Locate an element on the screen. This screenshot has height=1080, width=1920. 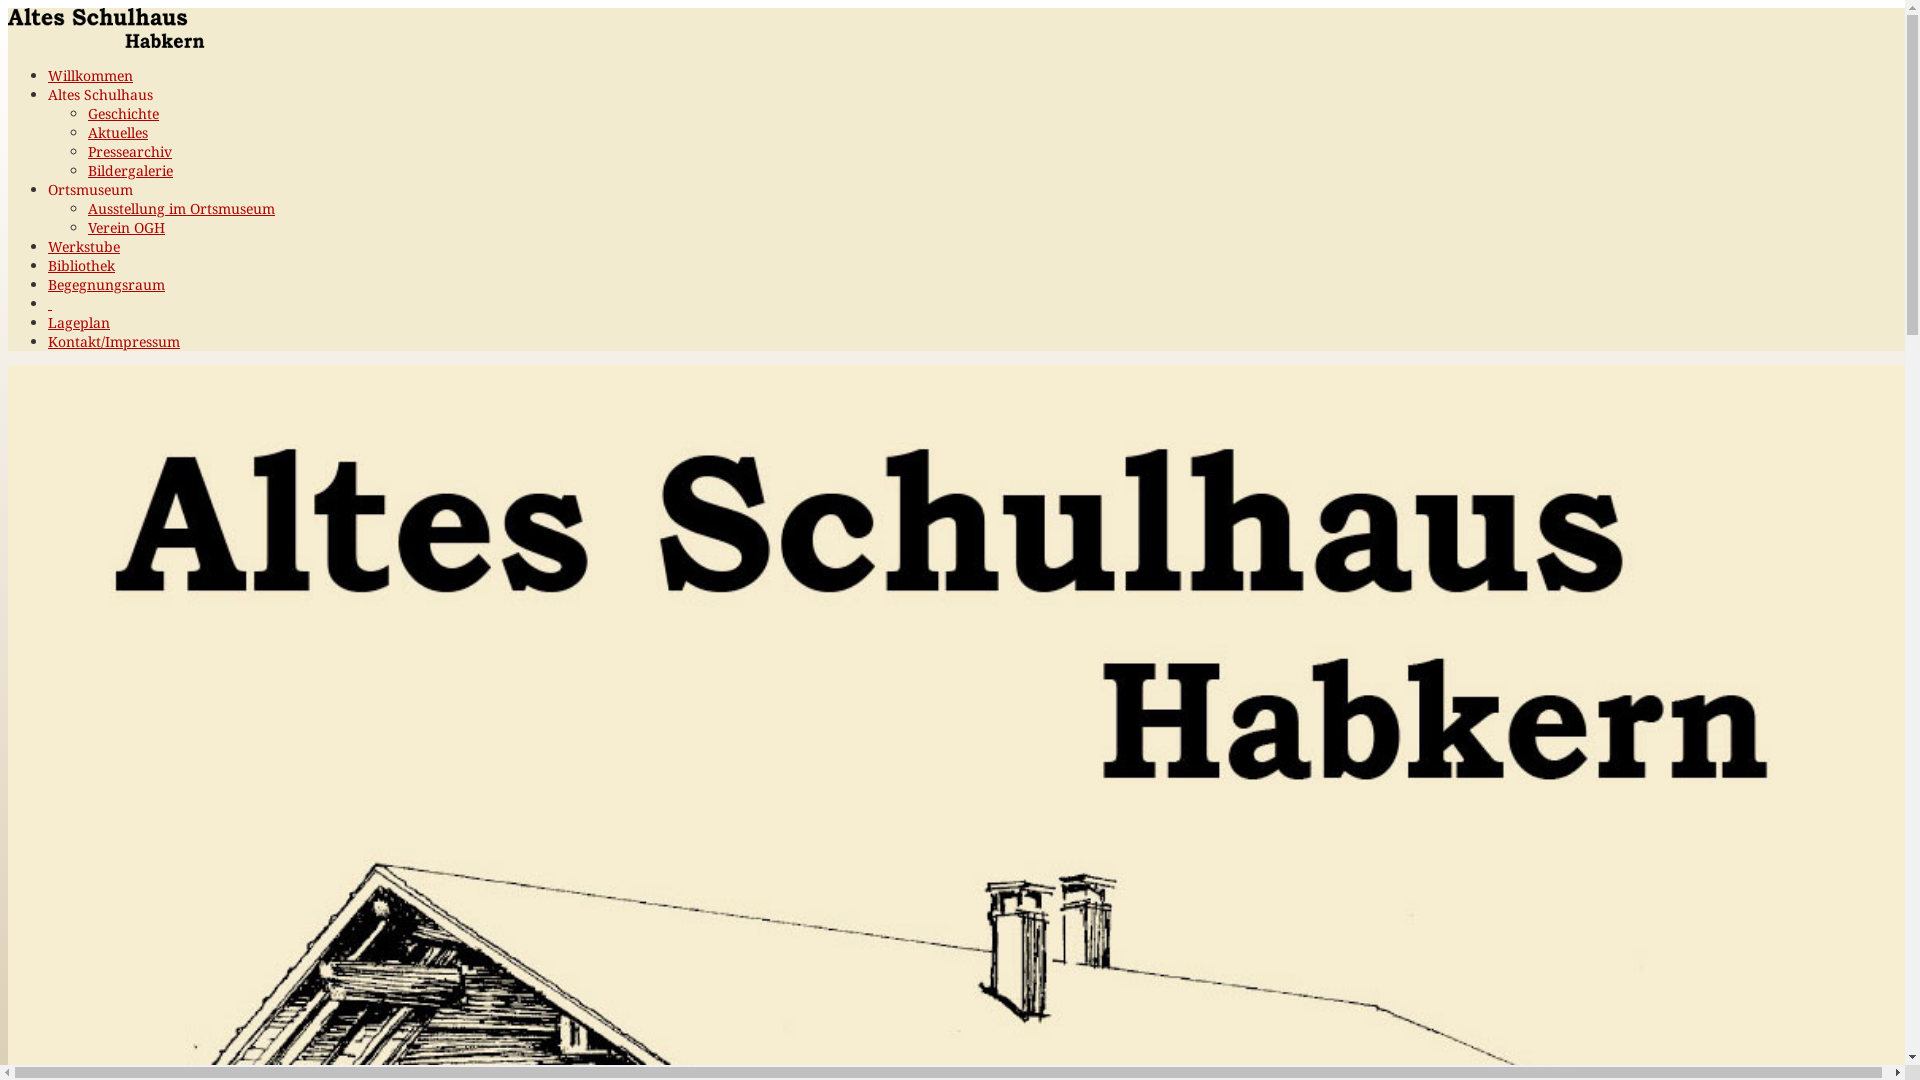
'Pressearchiv' is located at coordinates (128, 150).